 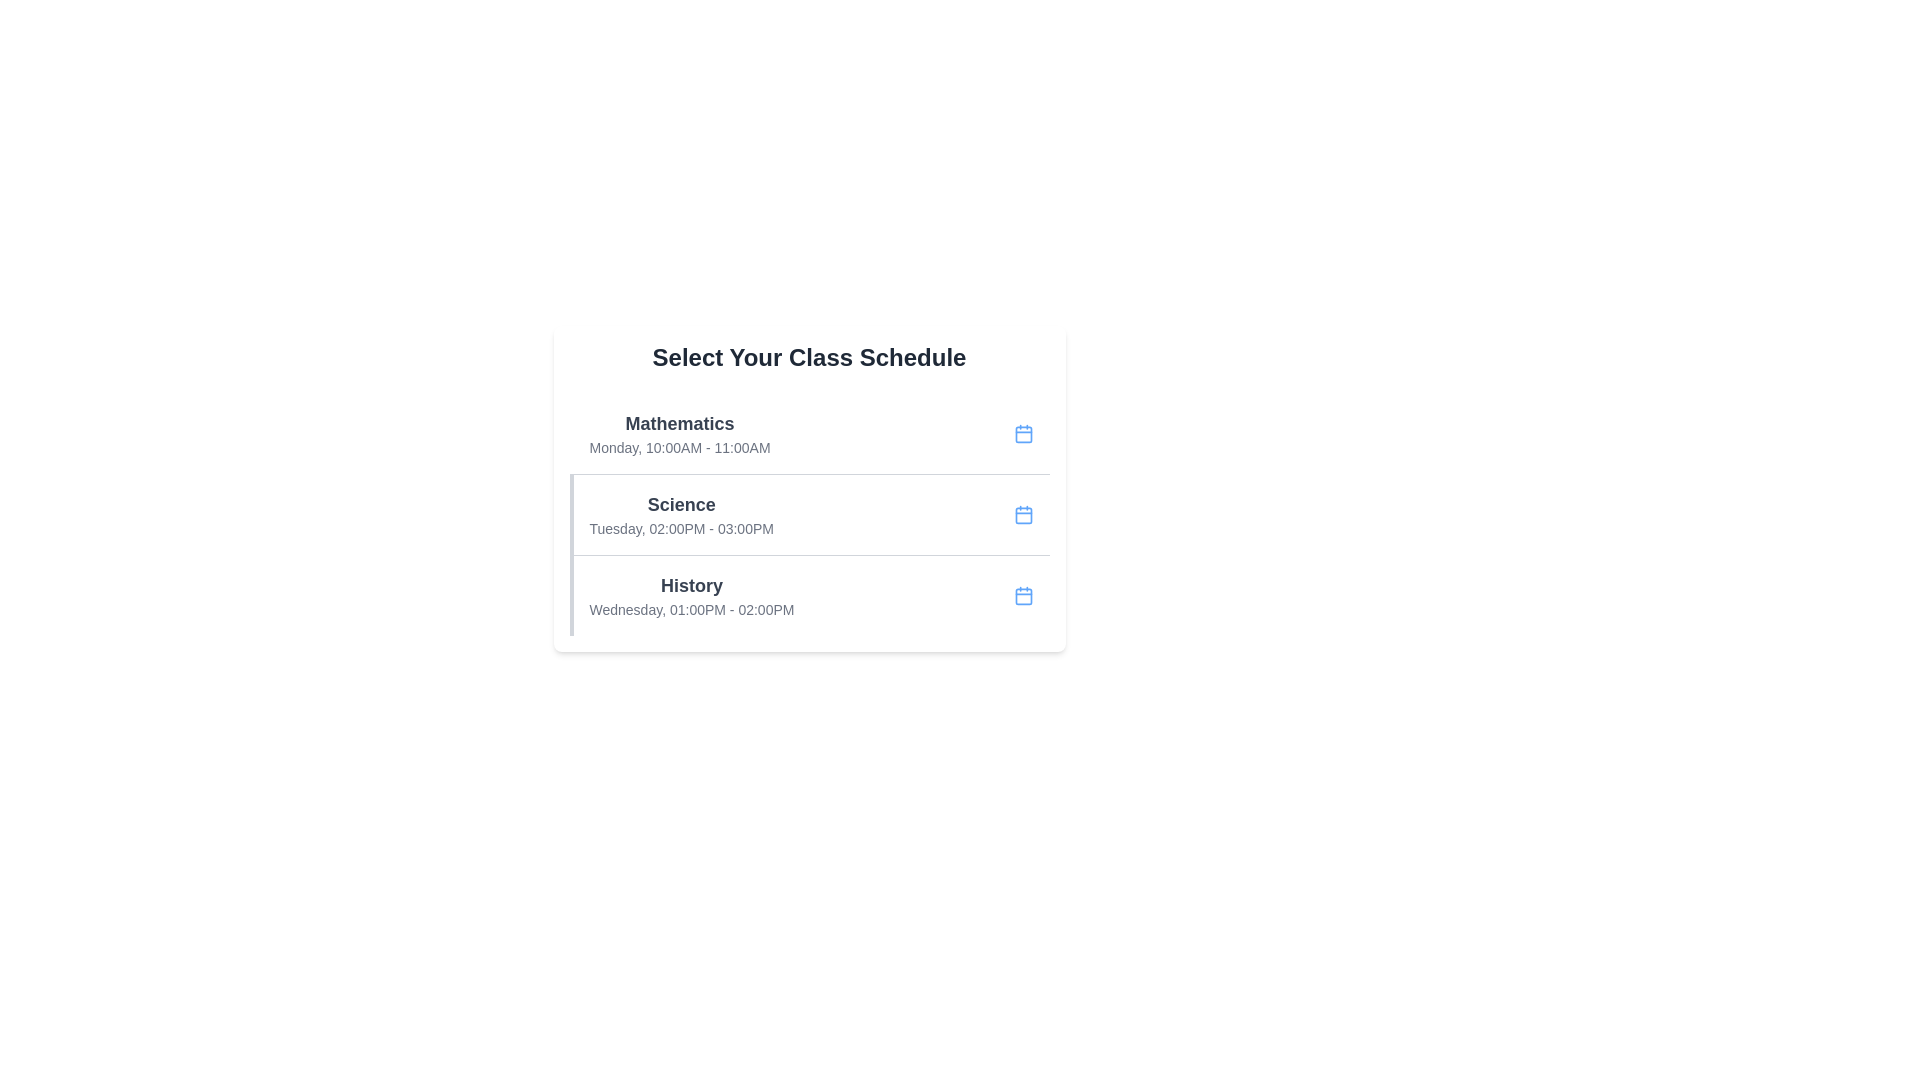 I want to click on the third item in the list displaying class schedule information, located below the 'Select Your Class Schedule' header and above additional elements, to possibly view additional details, so click(x=691, y=595).